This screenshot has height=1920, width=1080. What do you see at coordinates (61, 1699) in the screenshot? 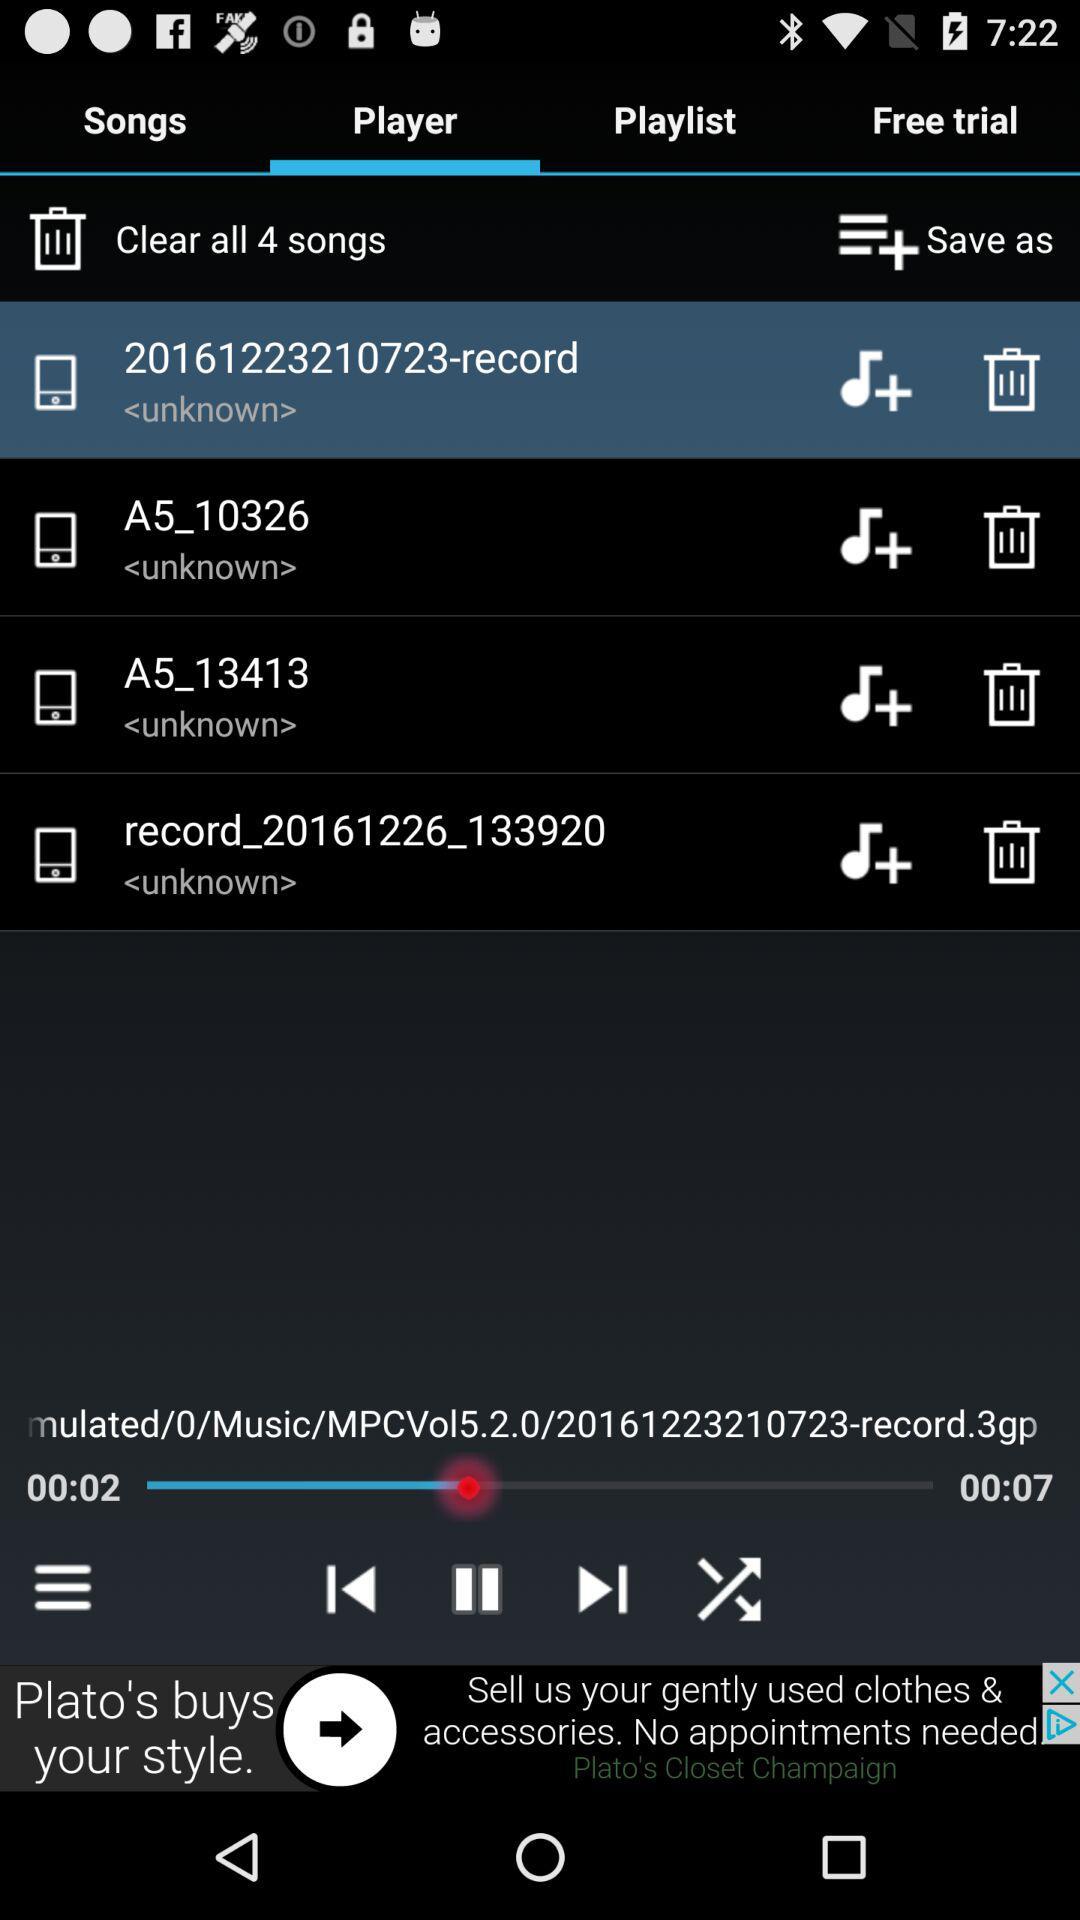
I see `the menu icon` at bounding box center [61, 1699].